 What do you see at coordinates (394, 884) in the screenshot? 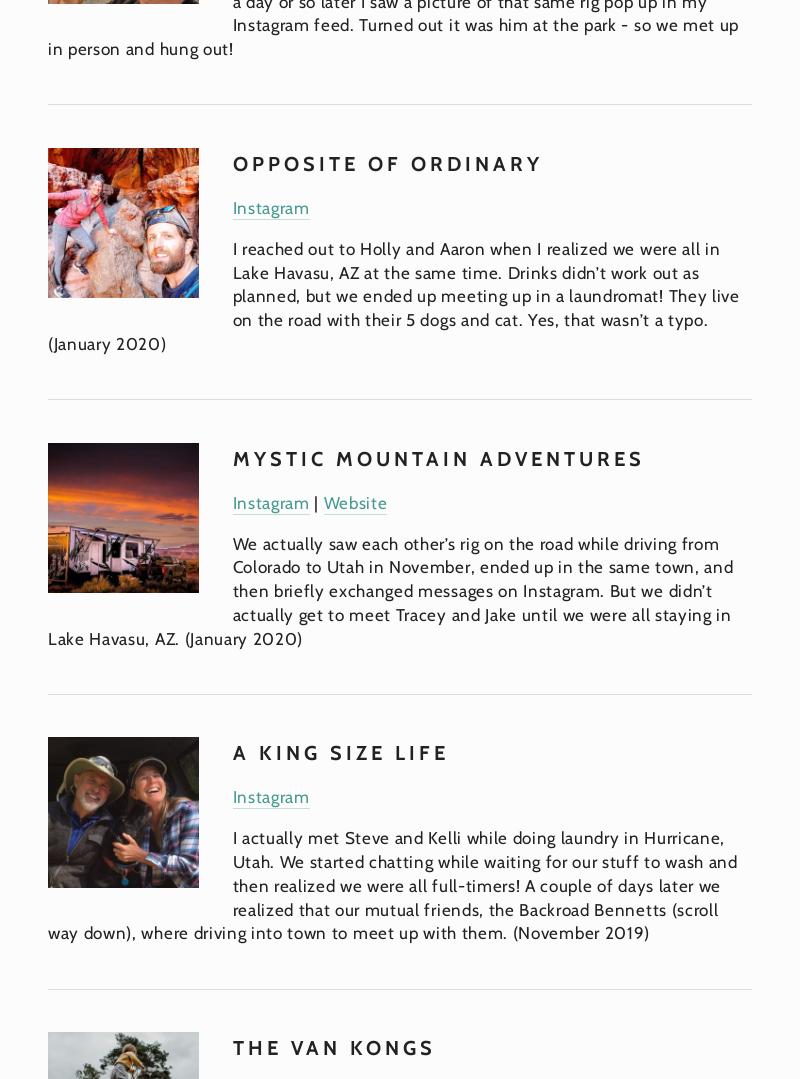
I see `'I actually met Steve and Kelli while doing laundry in Hurricane, Utah. We started chatting while waiting for our stuff to wash and then realized we were all full-timers! A couple of days later we realized that our mutual friends, the Backroad Bennetts (scroll way down), where driving into town to meet up with them. (November 2019)'` at bounding box center [394, 884].